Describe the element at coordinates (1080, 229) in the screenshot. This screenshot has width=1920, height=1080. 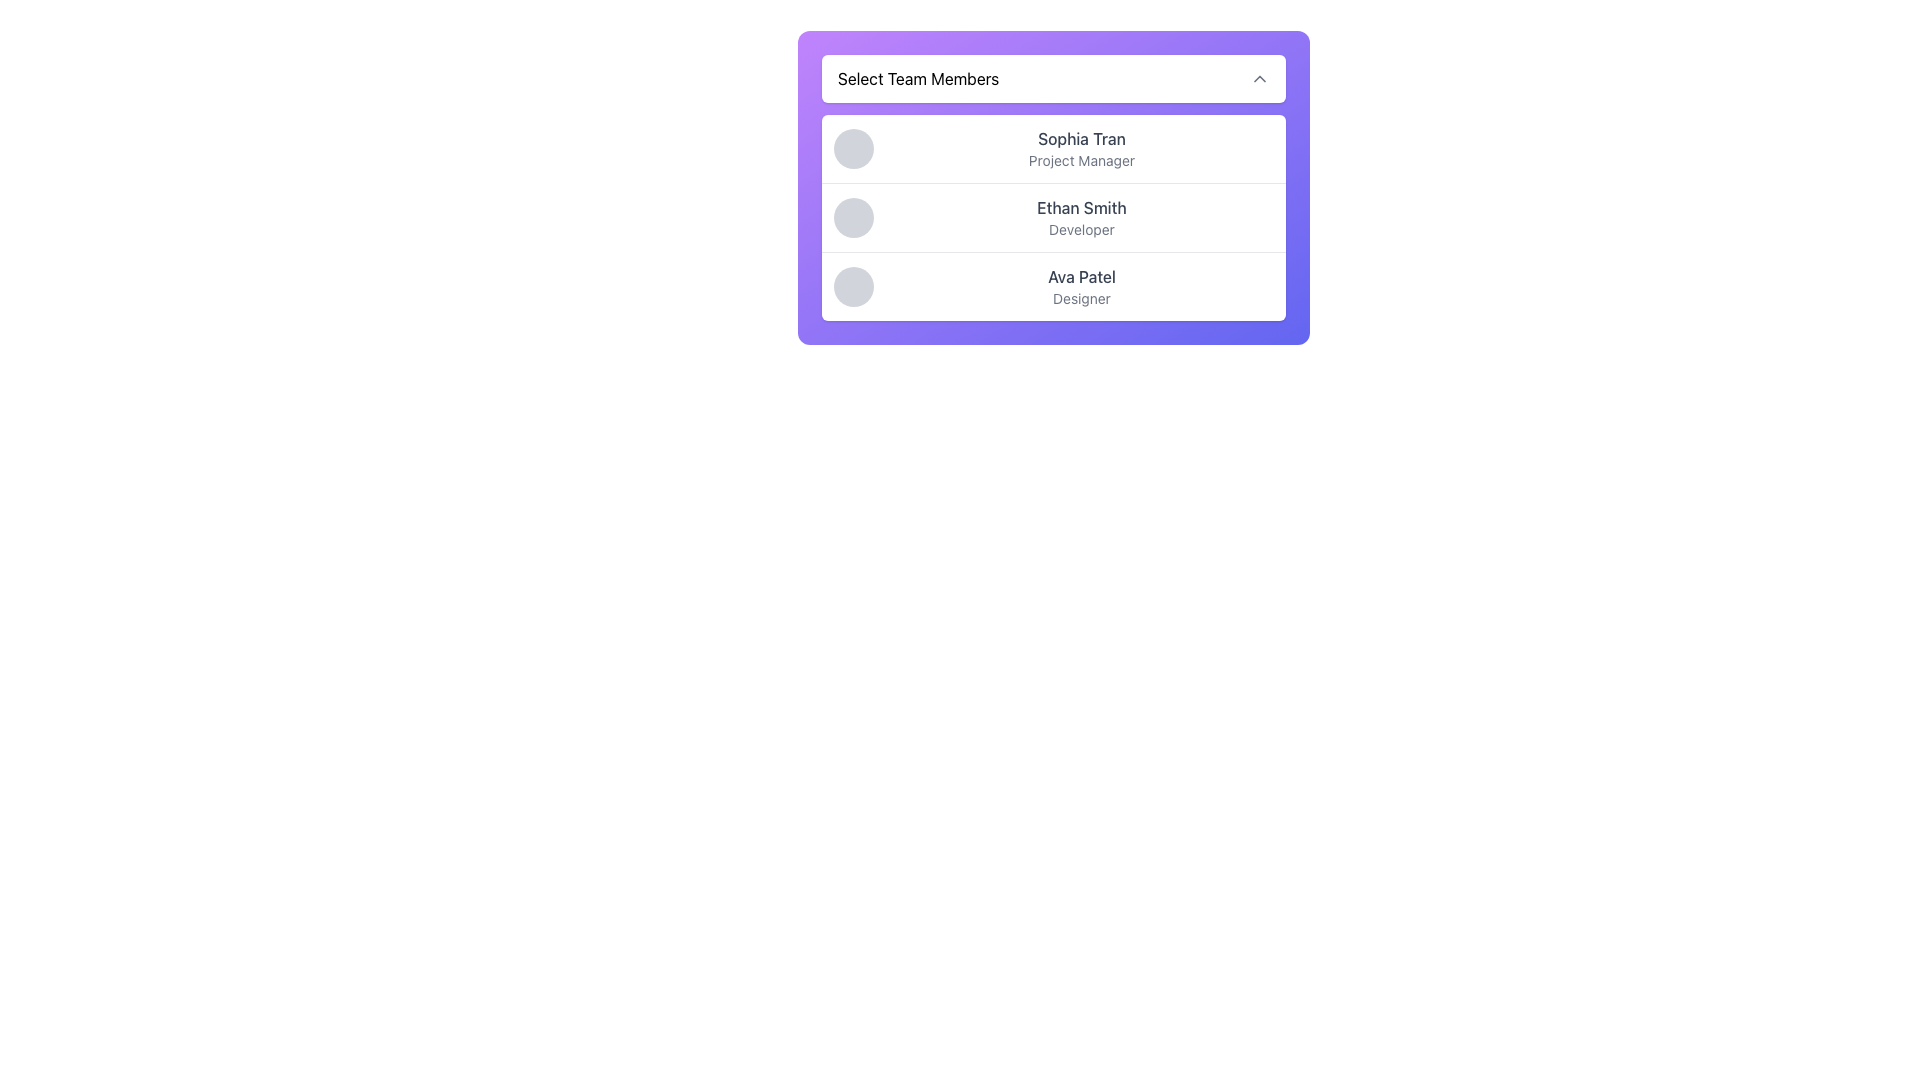
I see `the descriptive text label for the team member Ethan Smith` at that location.